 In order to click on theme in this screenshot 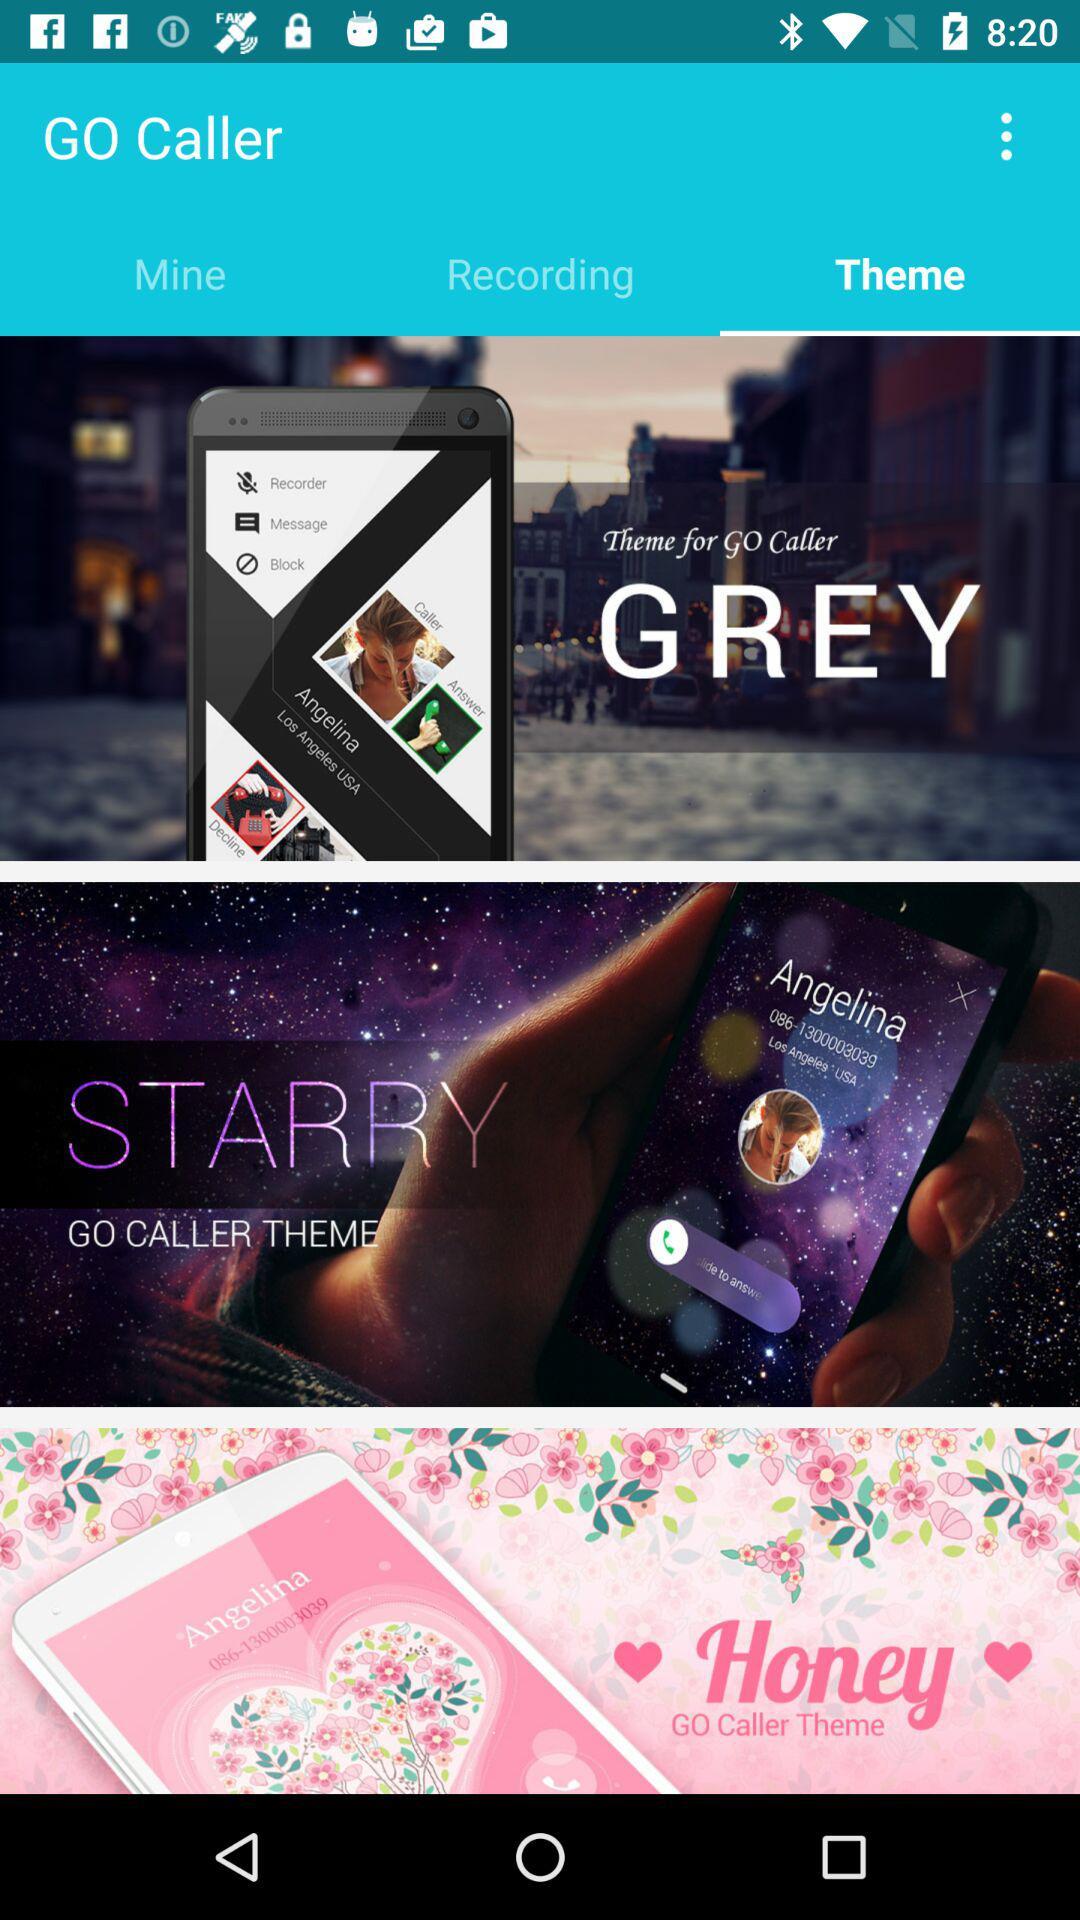, I will do `click(540, 597)`.